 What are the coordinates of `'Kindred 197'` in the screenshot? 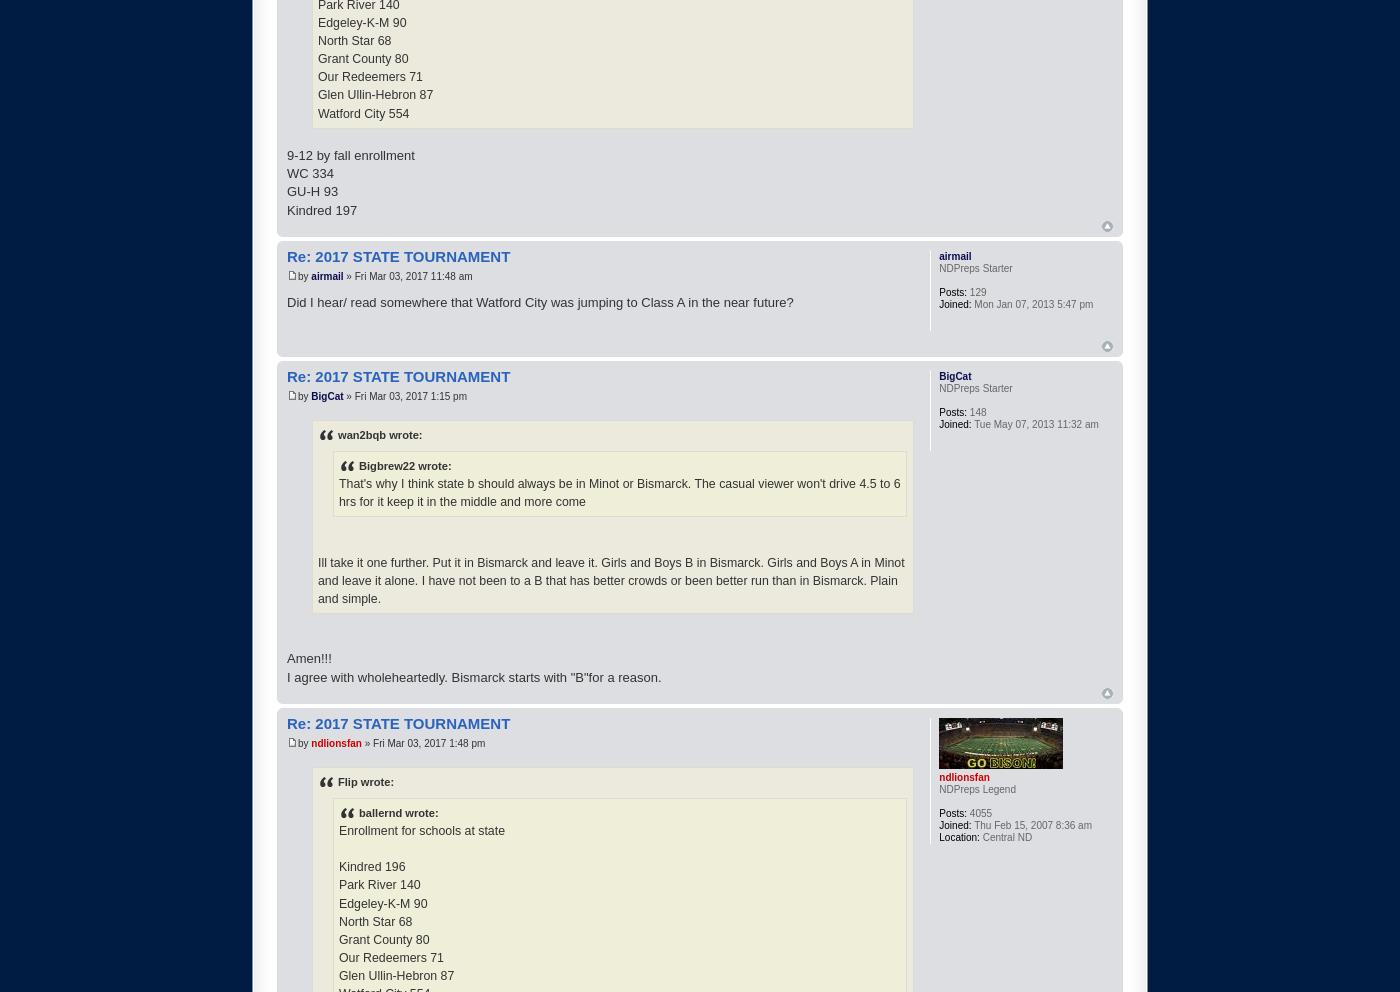 It's located at (322, 209).